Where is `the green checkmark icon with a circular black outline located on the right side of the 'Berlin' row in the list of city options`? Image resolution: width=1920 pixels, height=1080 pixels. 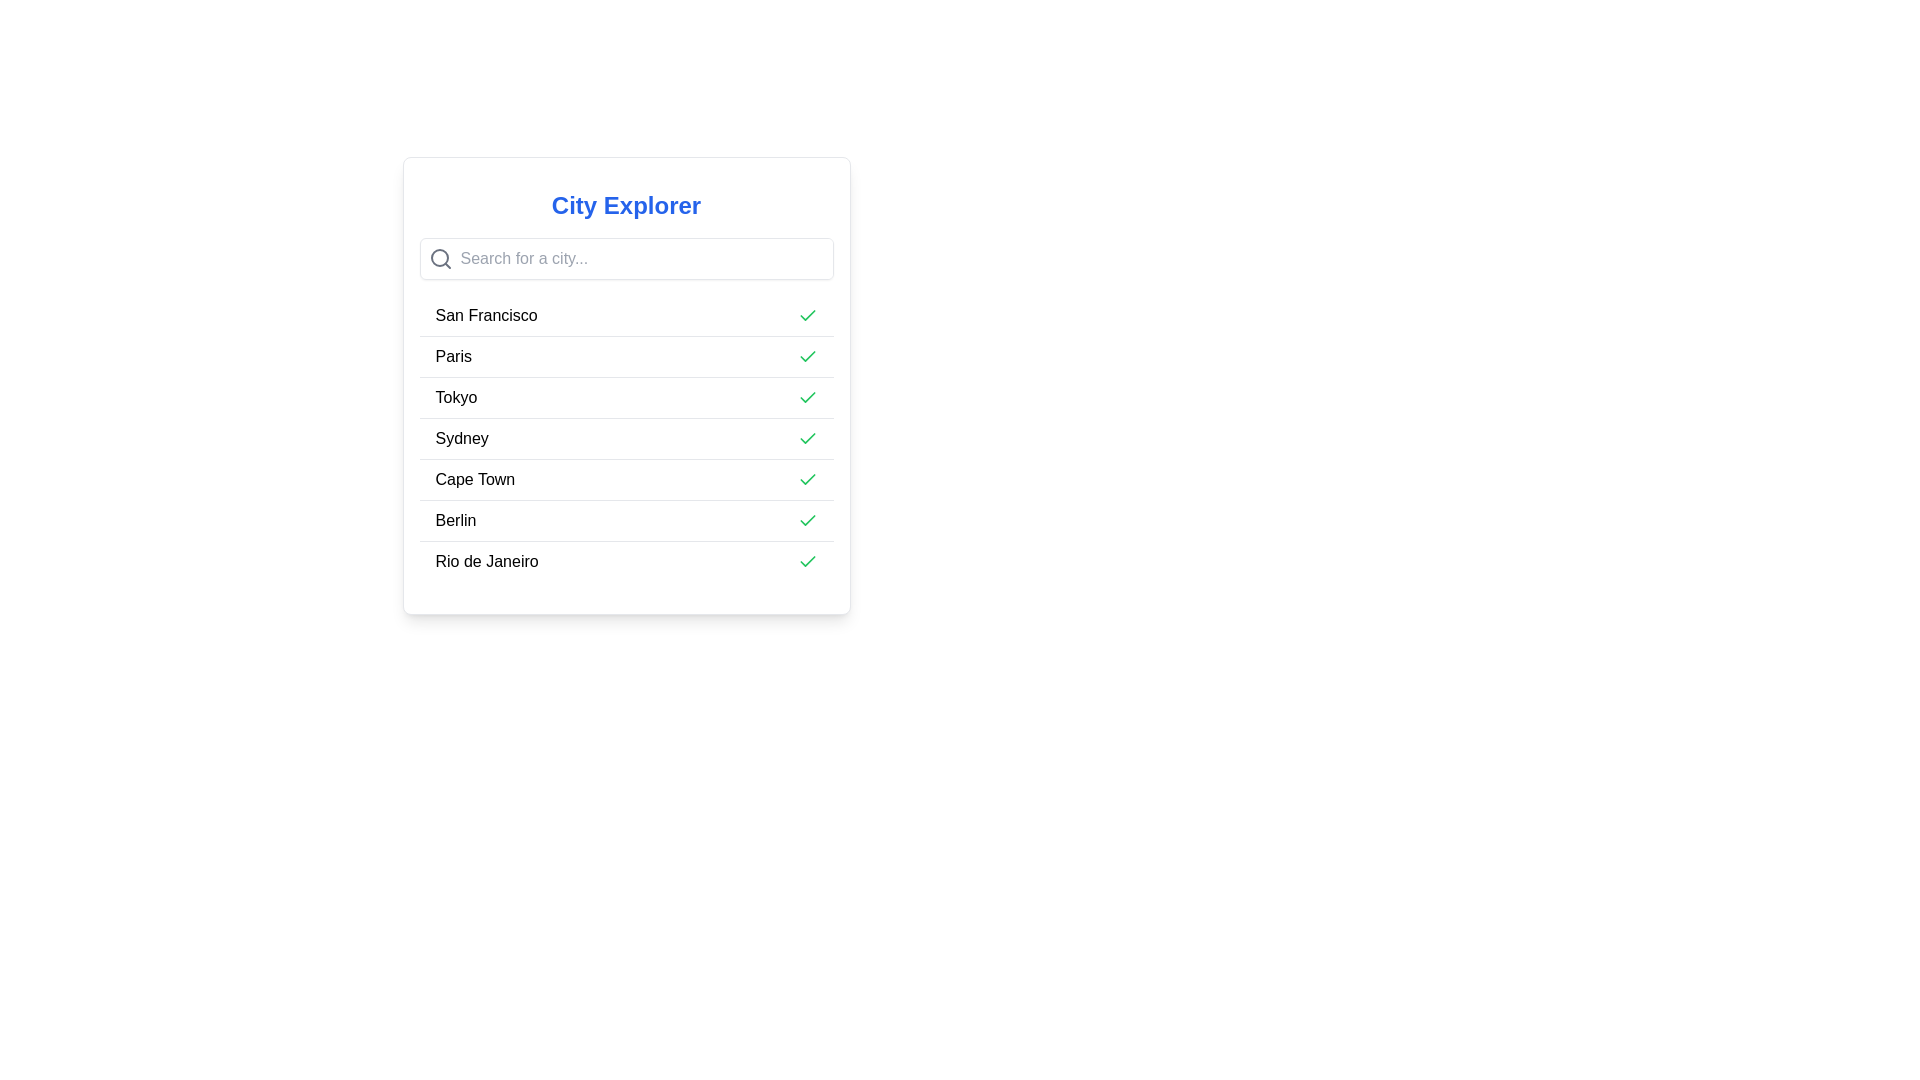
the green checkmark icon with a circular black outline located on the right side of the 'Berlin' row in the list of city options is located at coordinates (807, 519).